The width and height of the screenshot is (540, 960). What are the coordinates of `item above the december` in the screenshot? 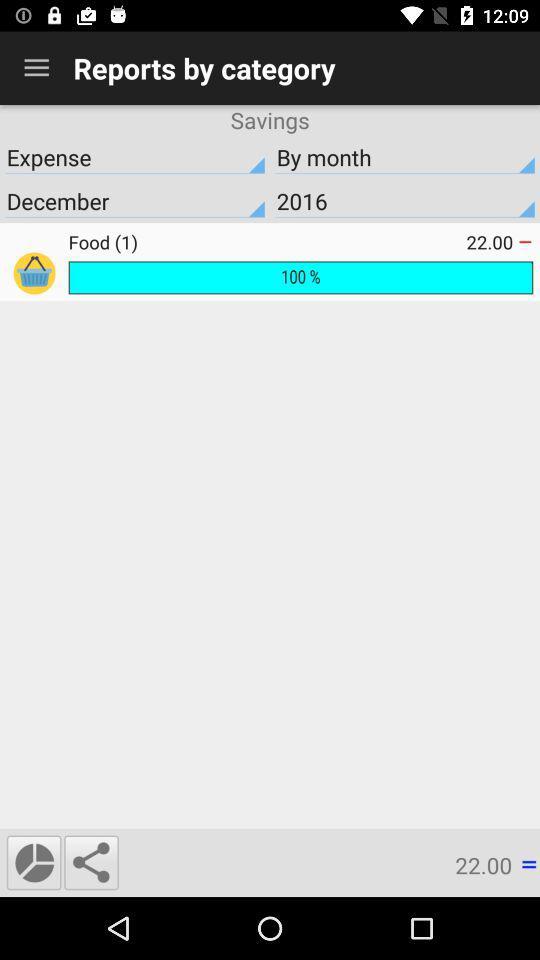 It's located at (405, 156).